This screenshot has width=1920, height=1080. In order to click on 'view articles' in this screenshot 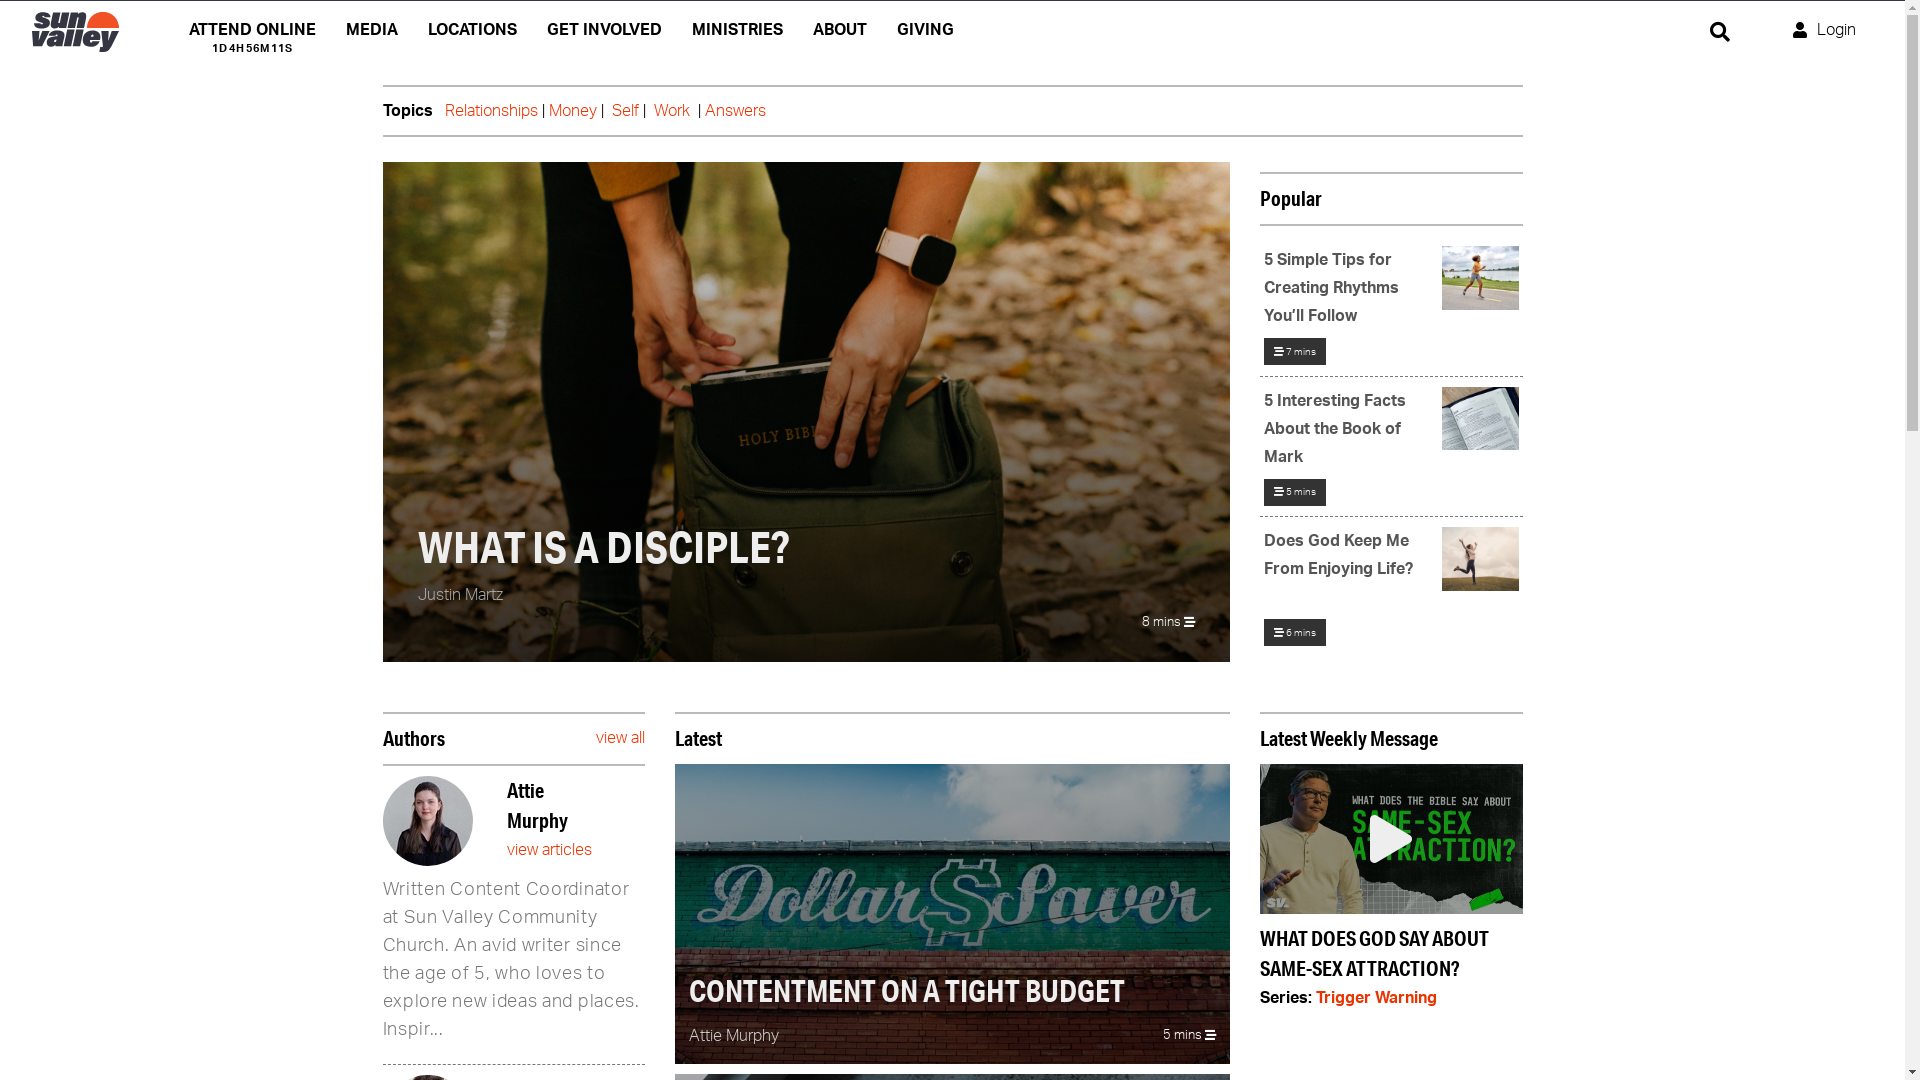, I will do `click(507, 849)`.